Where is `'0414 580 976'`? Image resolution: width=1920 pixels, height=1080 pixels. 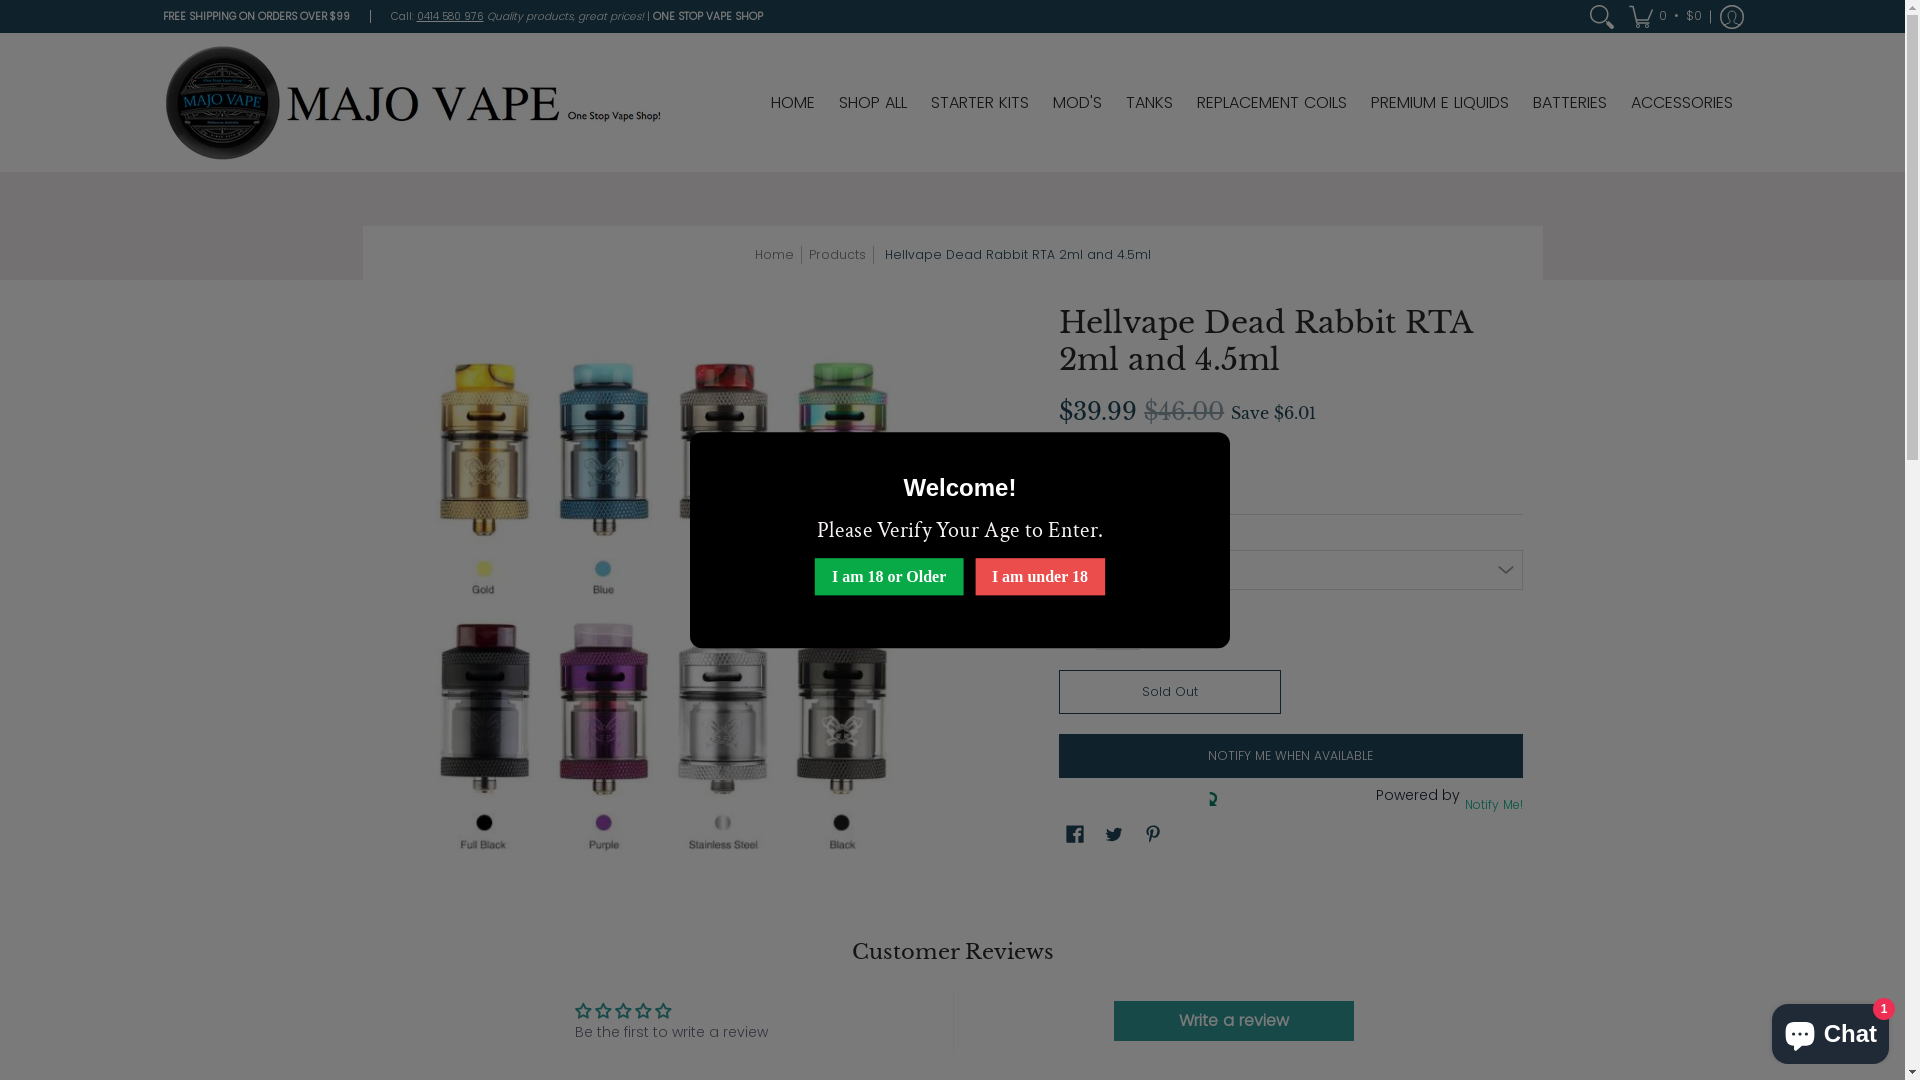
'0414 580 976' is located at coordinates (415, 16).